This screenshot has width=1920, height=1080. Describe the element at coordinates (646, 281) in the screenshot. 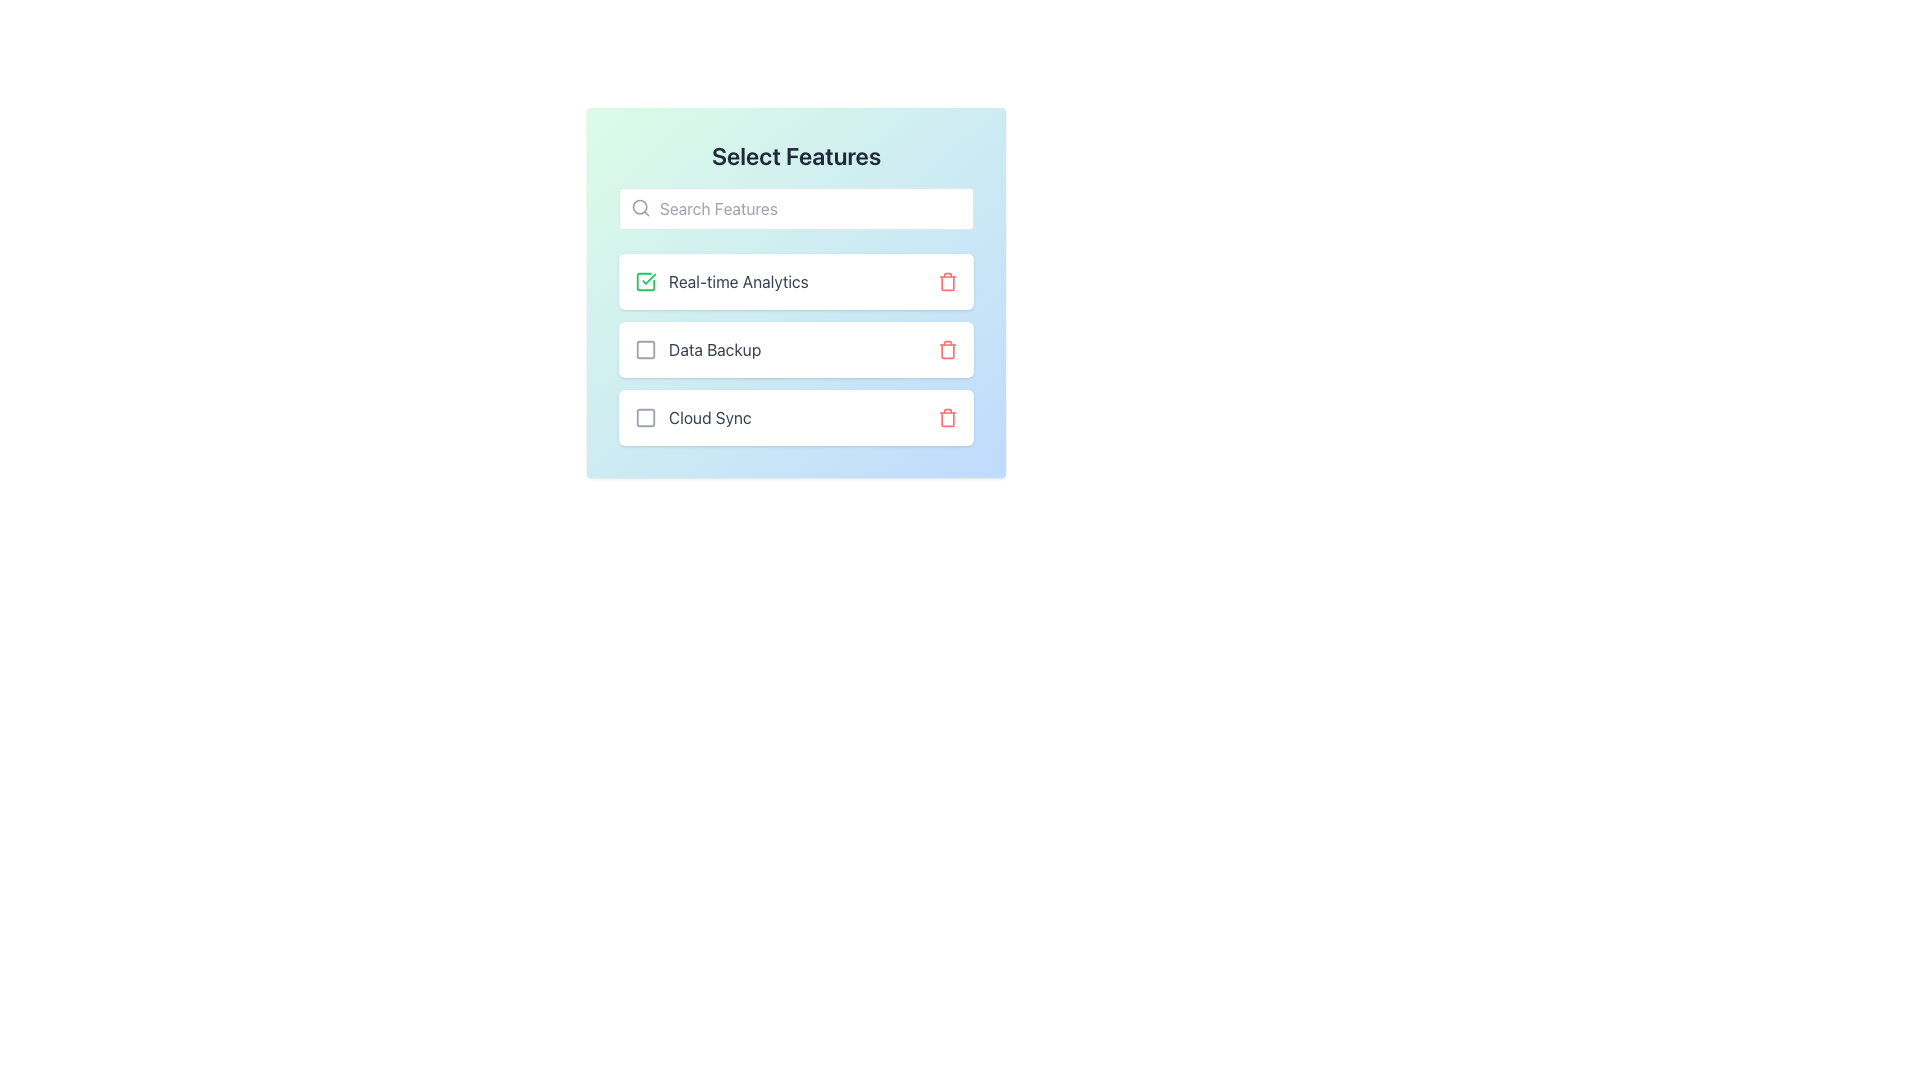

I see `the checkbox for 'Real-time Analytics'` at that location.